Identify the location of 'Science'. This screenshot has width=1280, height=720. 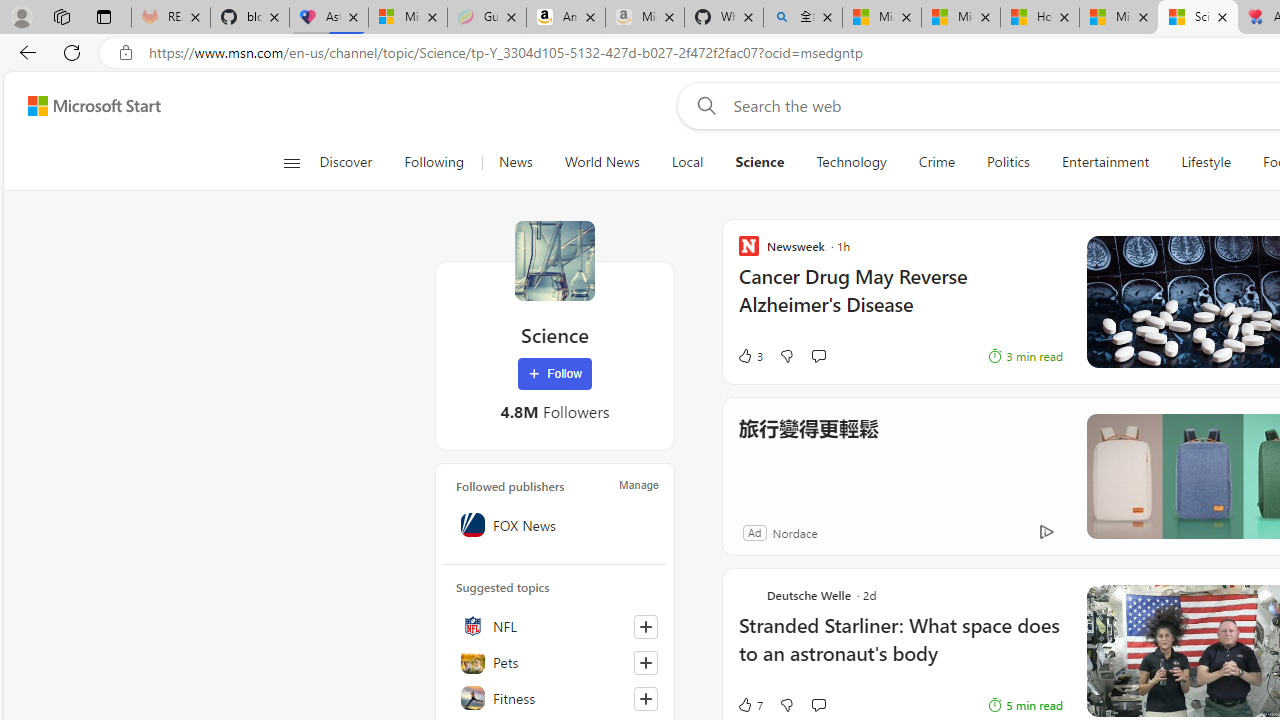
(554, 260).